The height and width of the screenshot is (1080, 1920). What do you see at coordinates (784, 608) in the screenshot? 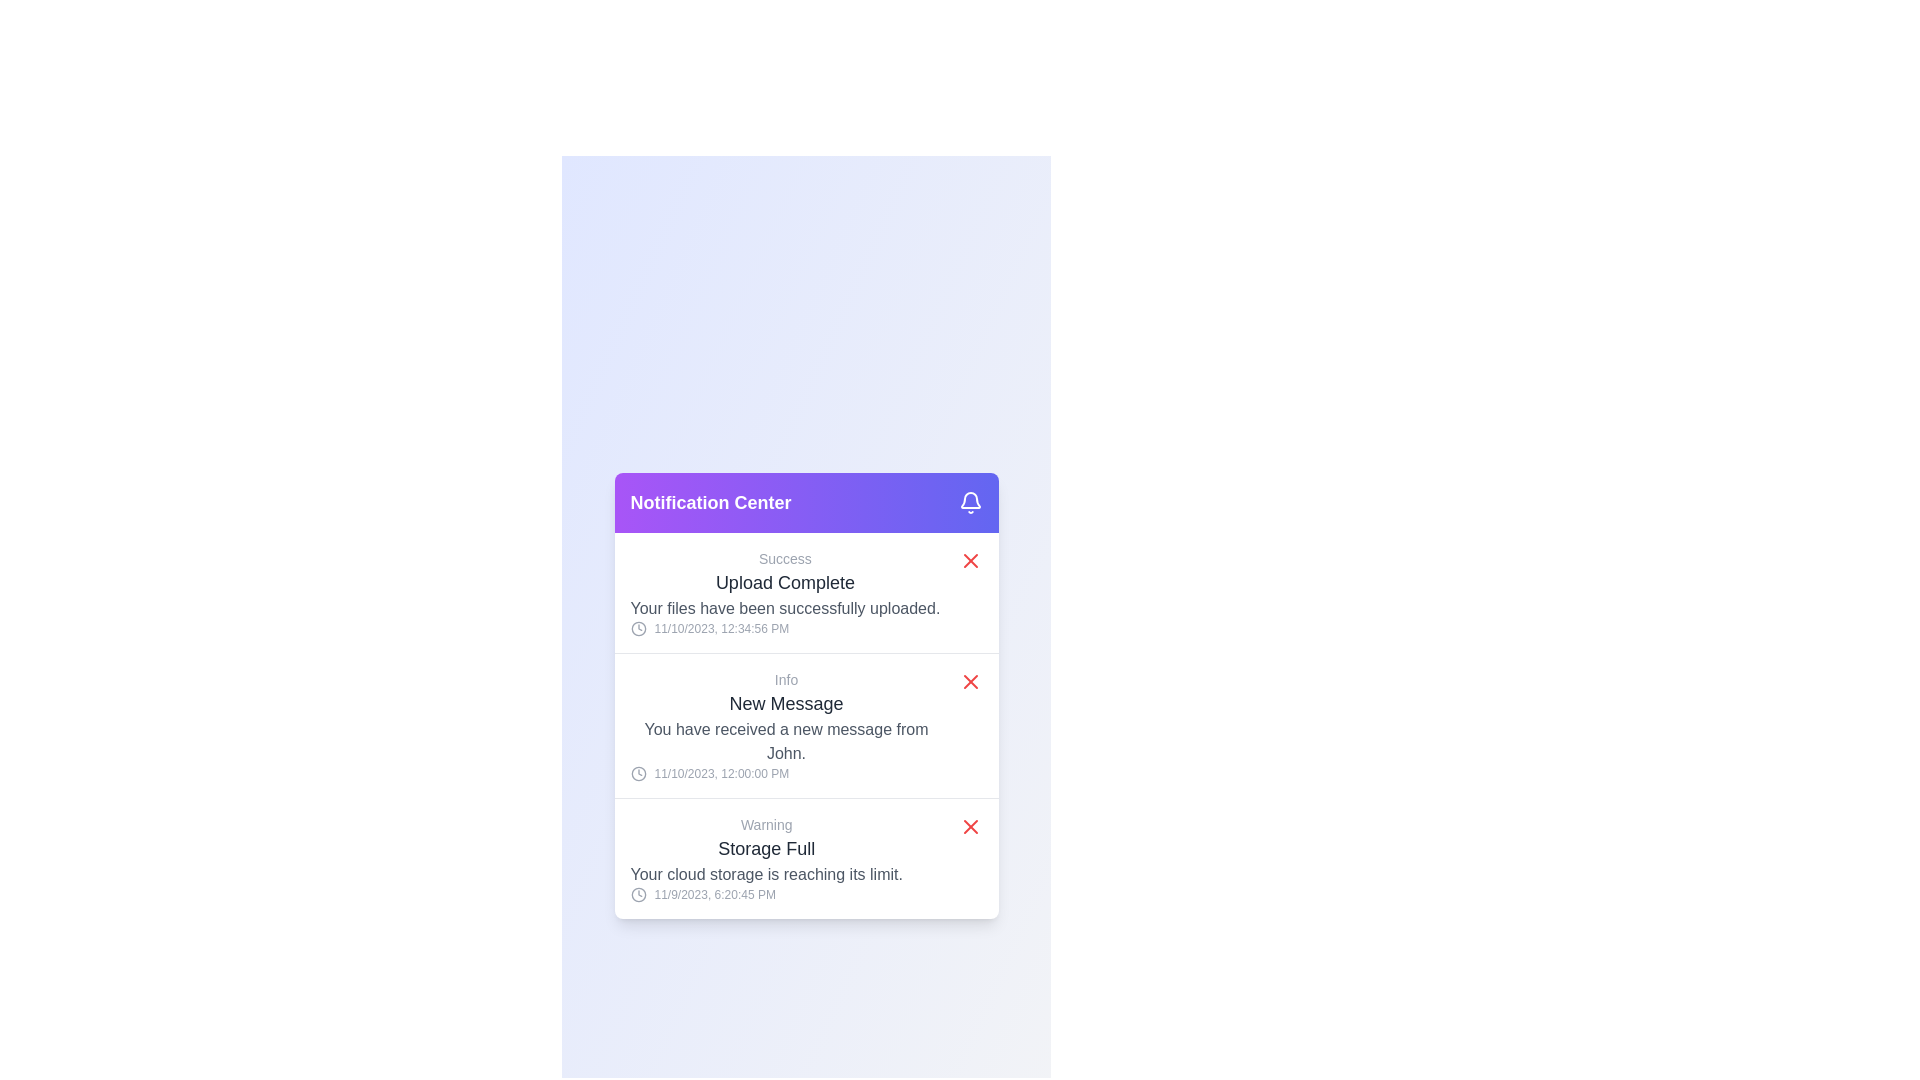
I see `text displaying the message 'Your files have been successfully uploaded.' located in the notification card below the title 'Upload Complete'` at bounding box center [784, 608].